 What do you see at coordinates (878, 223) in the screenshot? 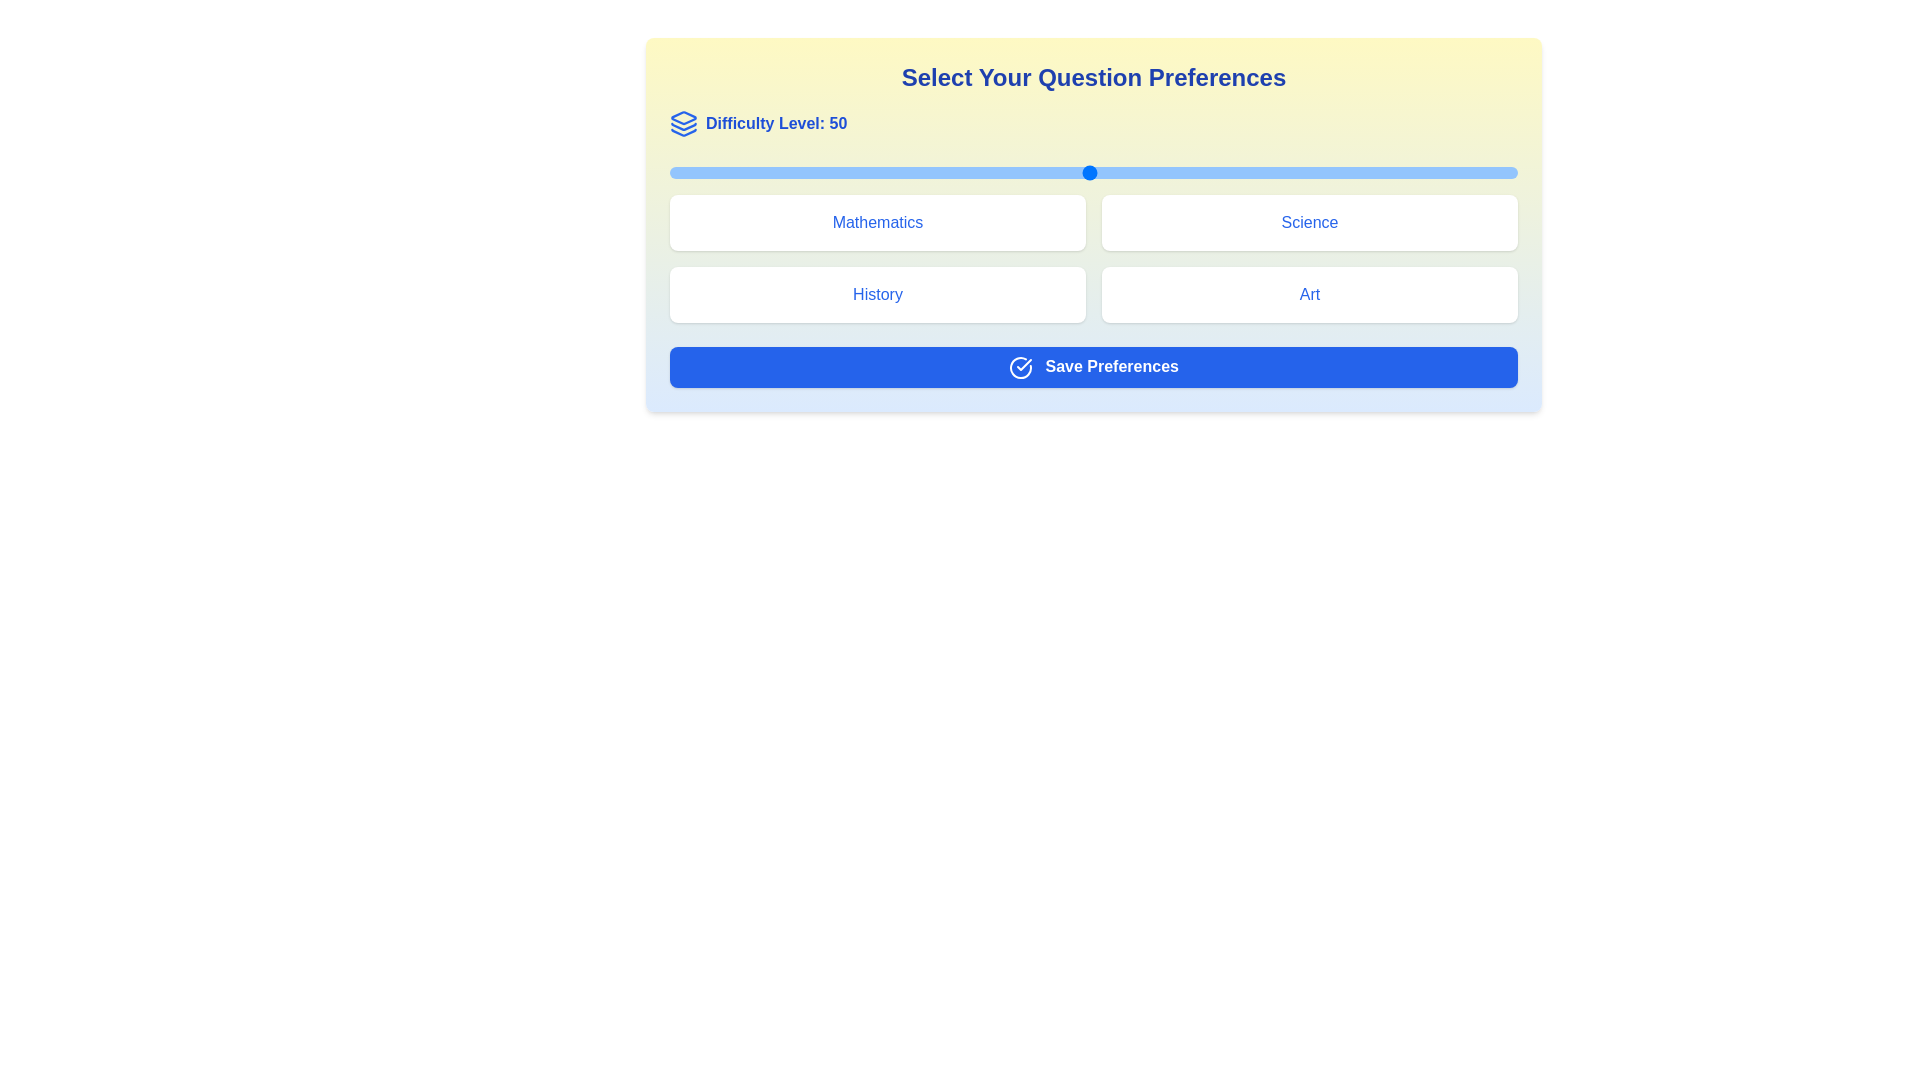
I see `the category Mathematics to select it` at bounding box center [878, 223].